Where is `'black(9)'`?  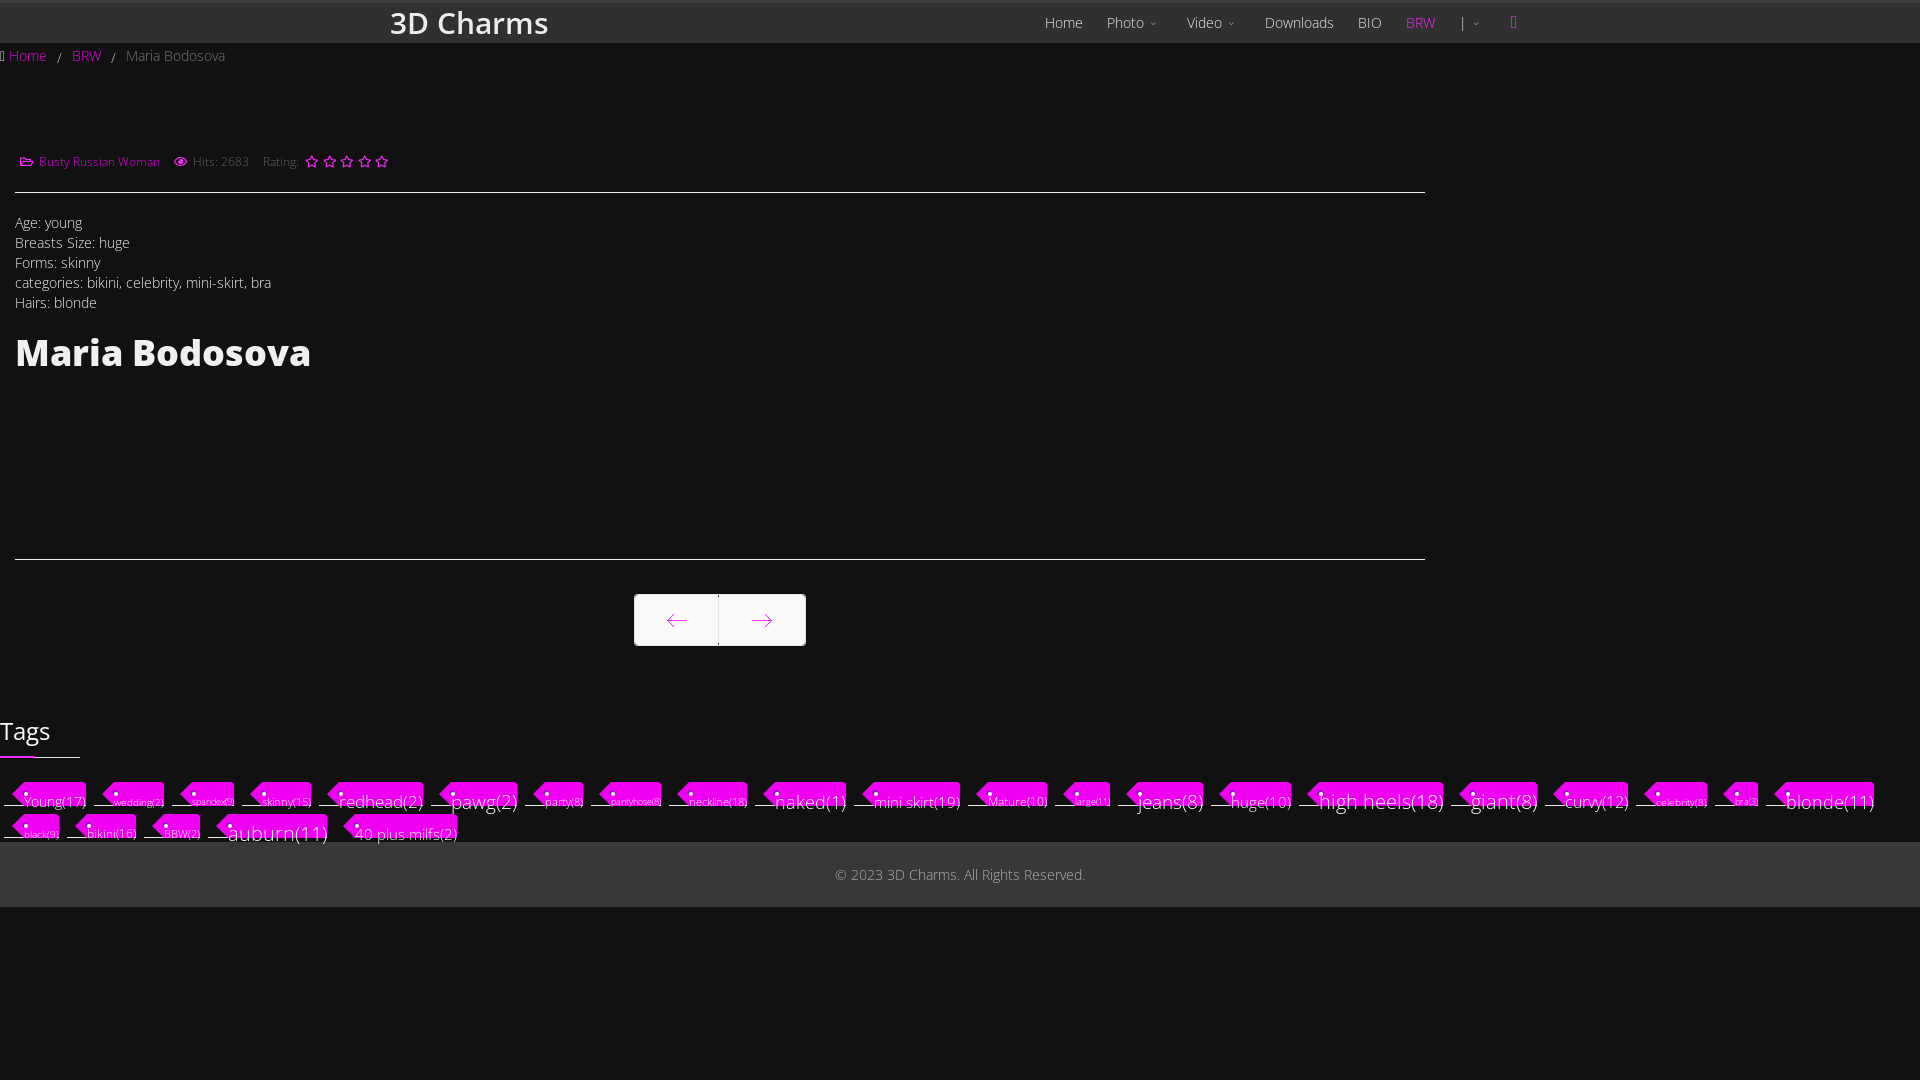
'black(9)' is located at coordinates (41, 825).